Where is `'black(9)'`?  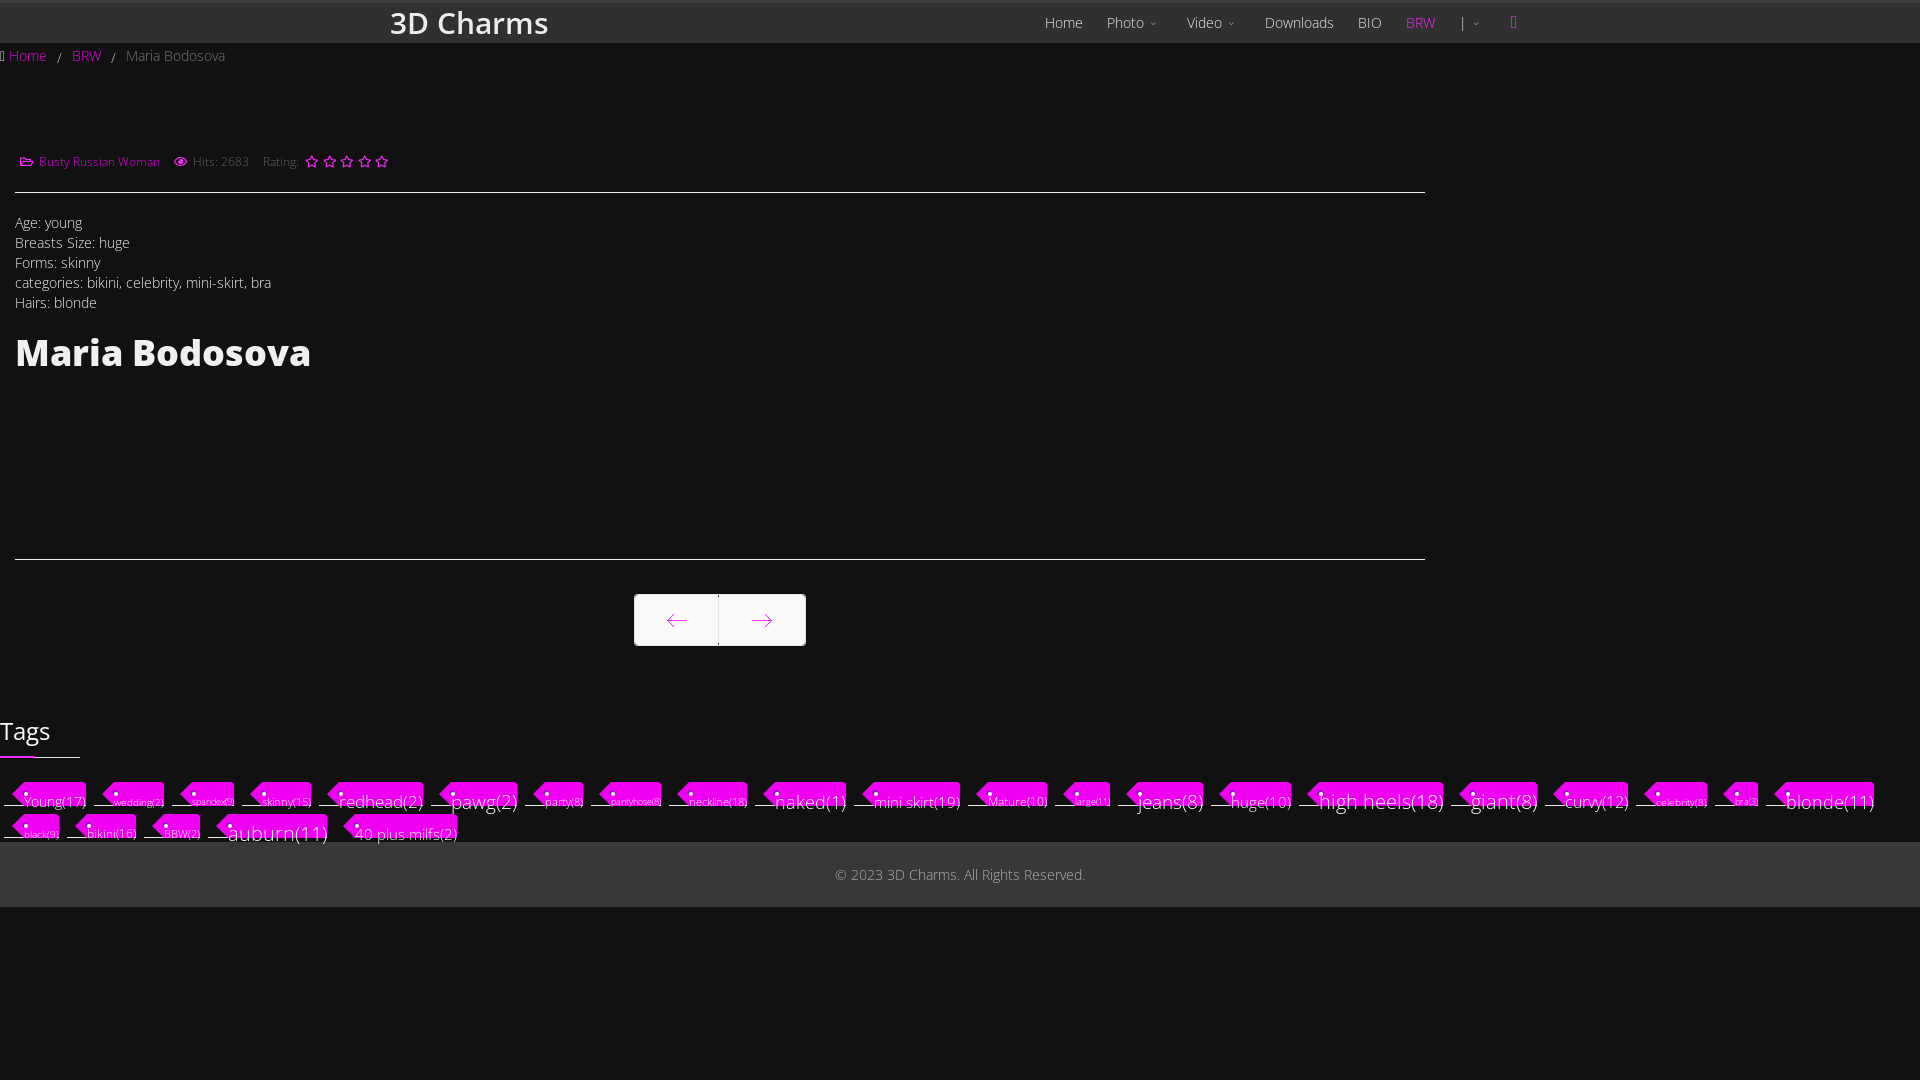
'black(9)' is located at coordinates (41, 825).